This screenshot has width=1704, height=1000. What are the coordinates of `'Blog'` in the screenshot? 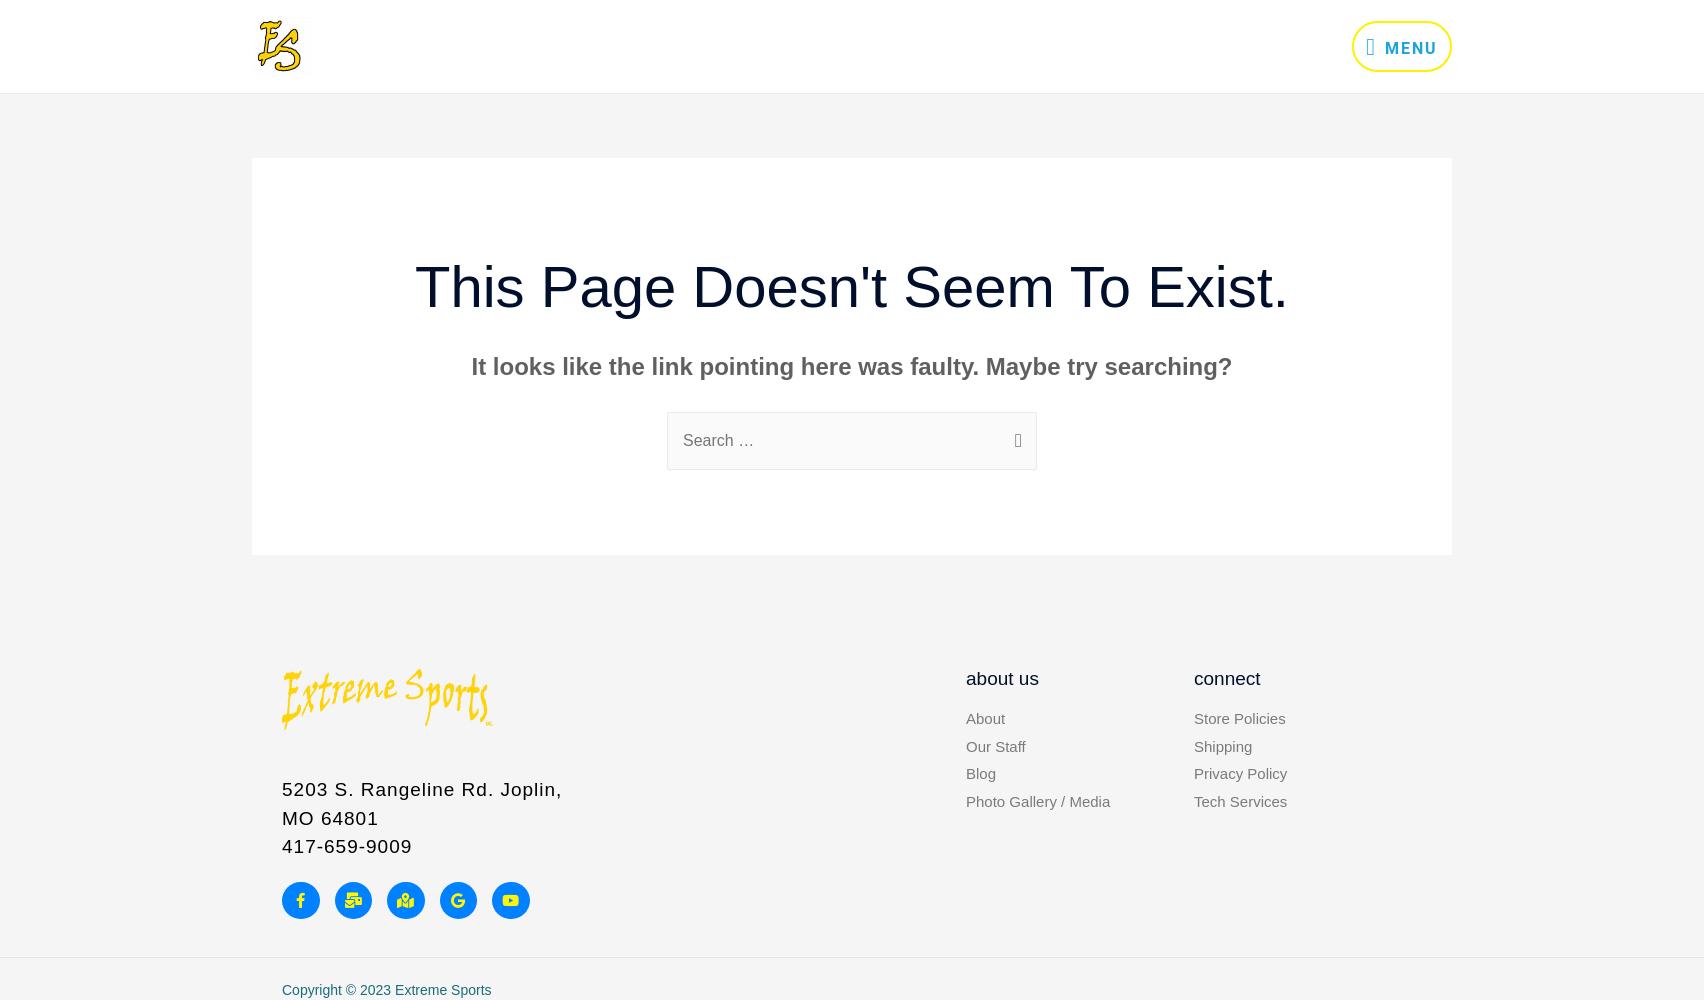 It's located at (965, 773).